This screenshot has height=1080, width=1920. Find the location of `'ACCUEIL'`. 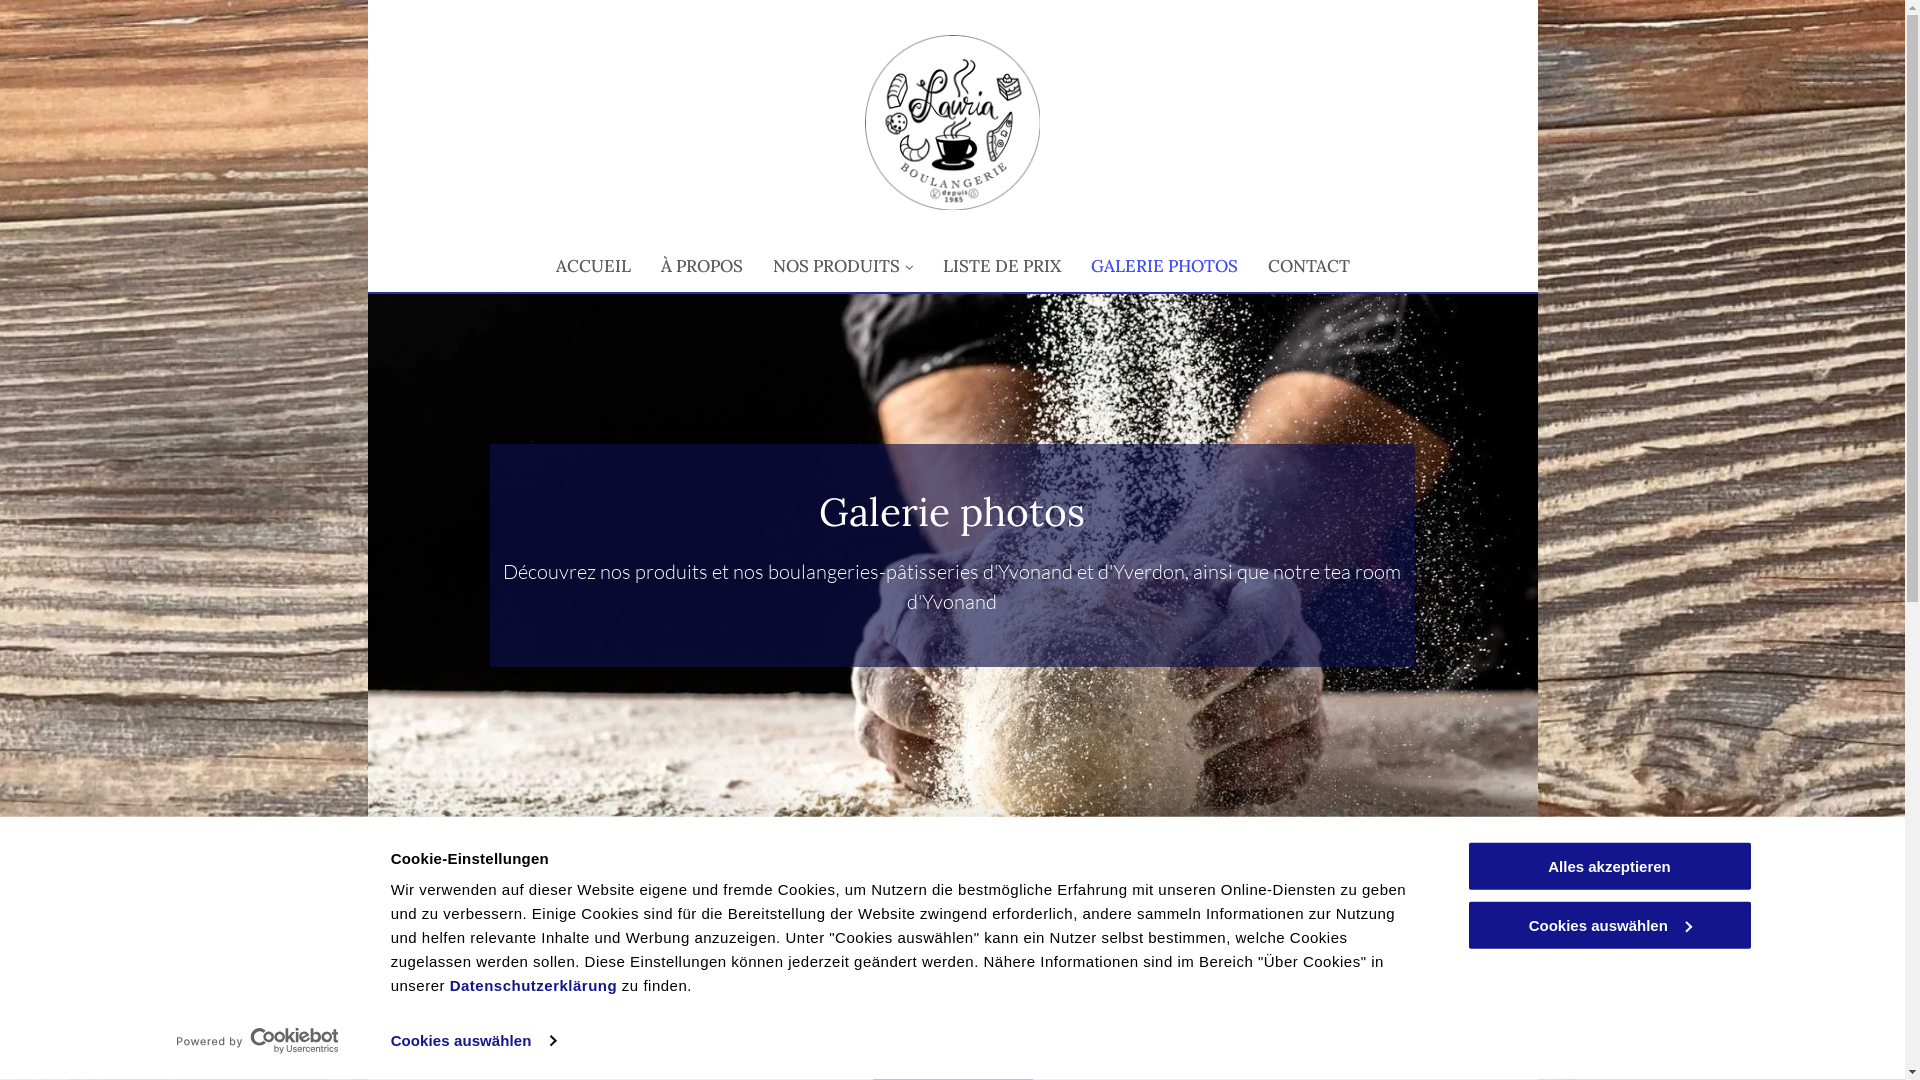

'ACCUEIL' is located at coordinates (591, 265).